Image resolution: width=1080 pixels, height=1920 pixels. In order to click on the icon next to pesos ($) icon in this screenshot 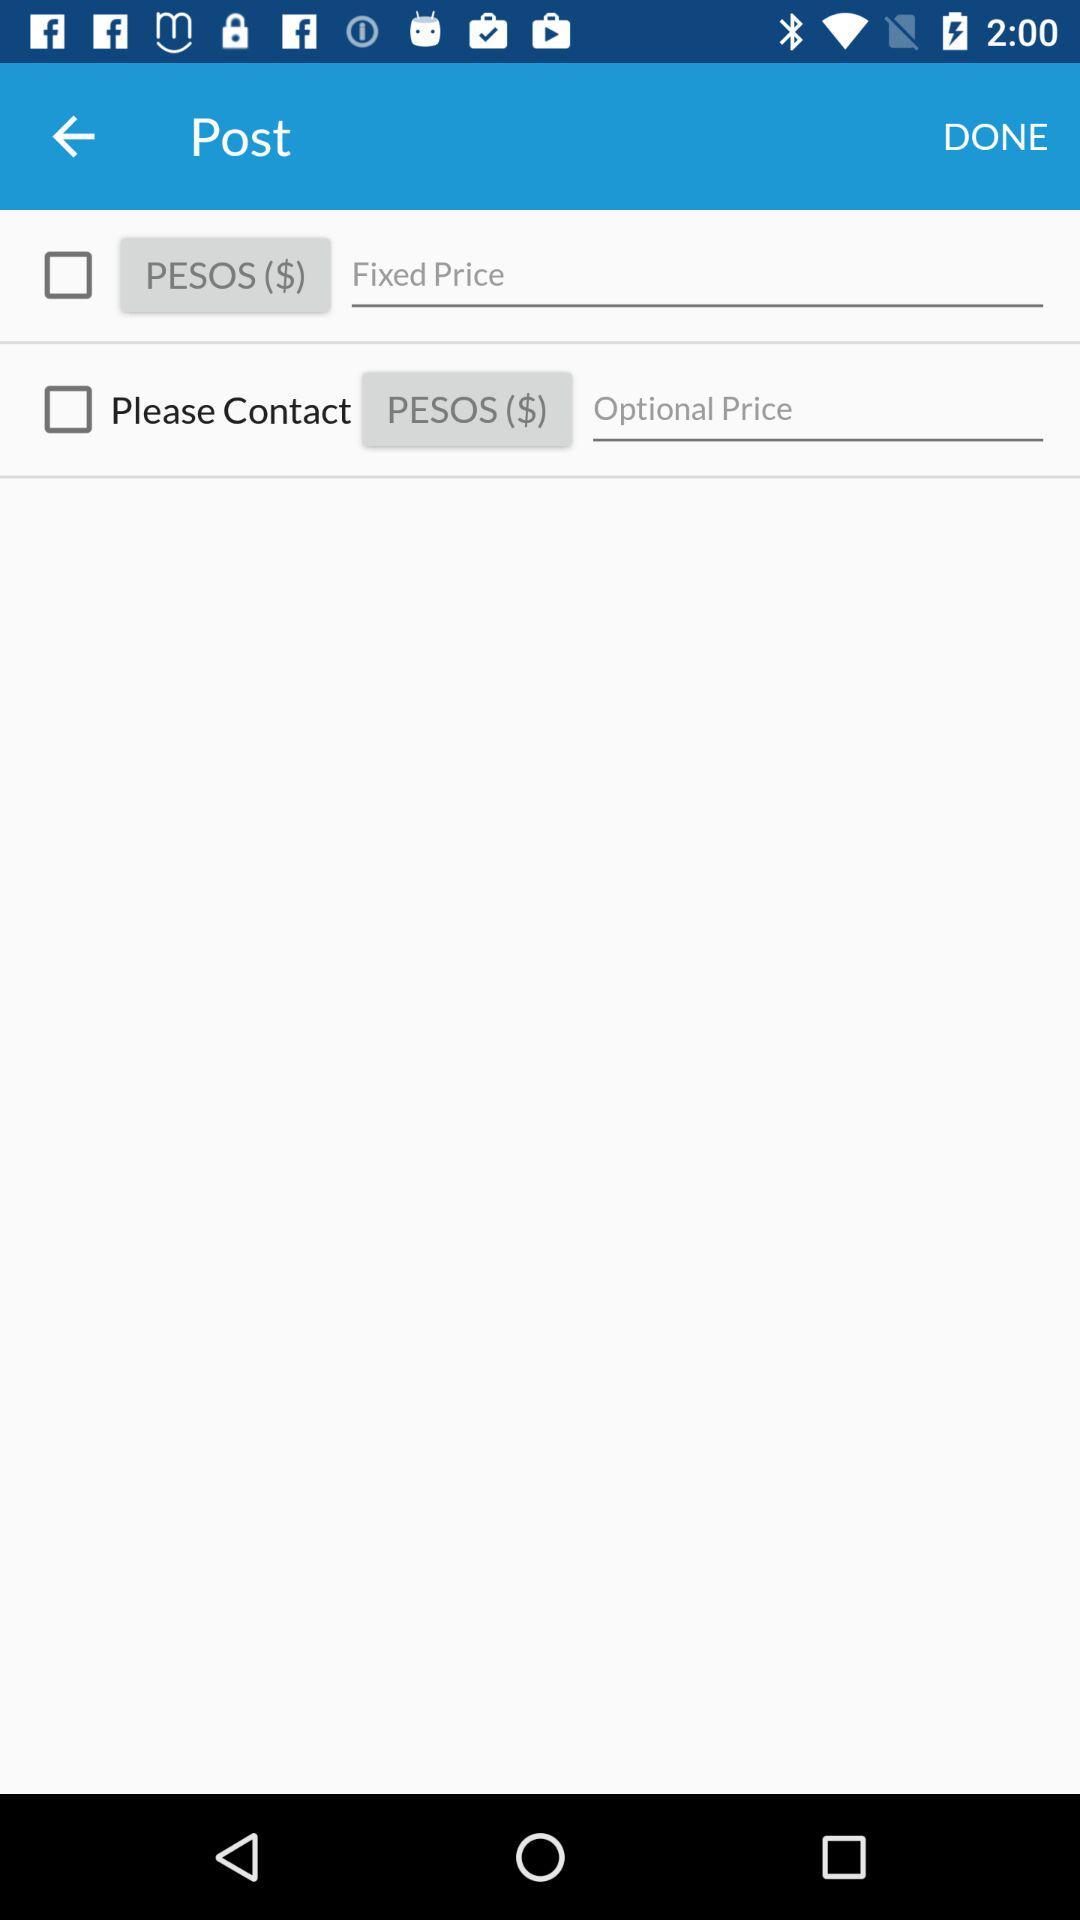, I will do `click(818, 408)`.